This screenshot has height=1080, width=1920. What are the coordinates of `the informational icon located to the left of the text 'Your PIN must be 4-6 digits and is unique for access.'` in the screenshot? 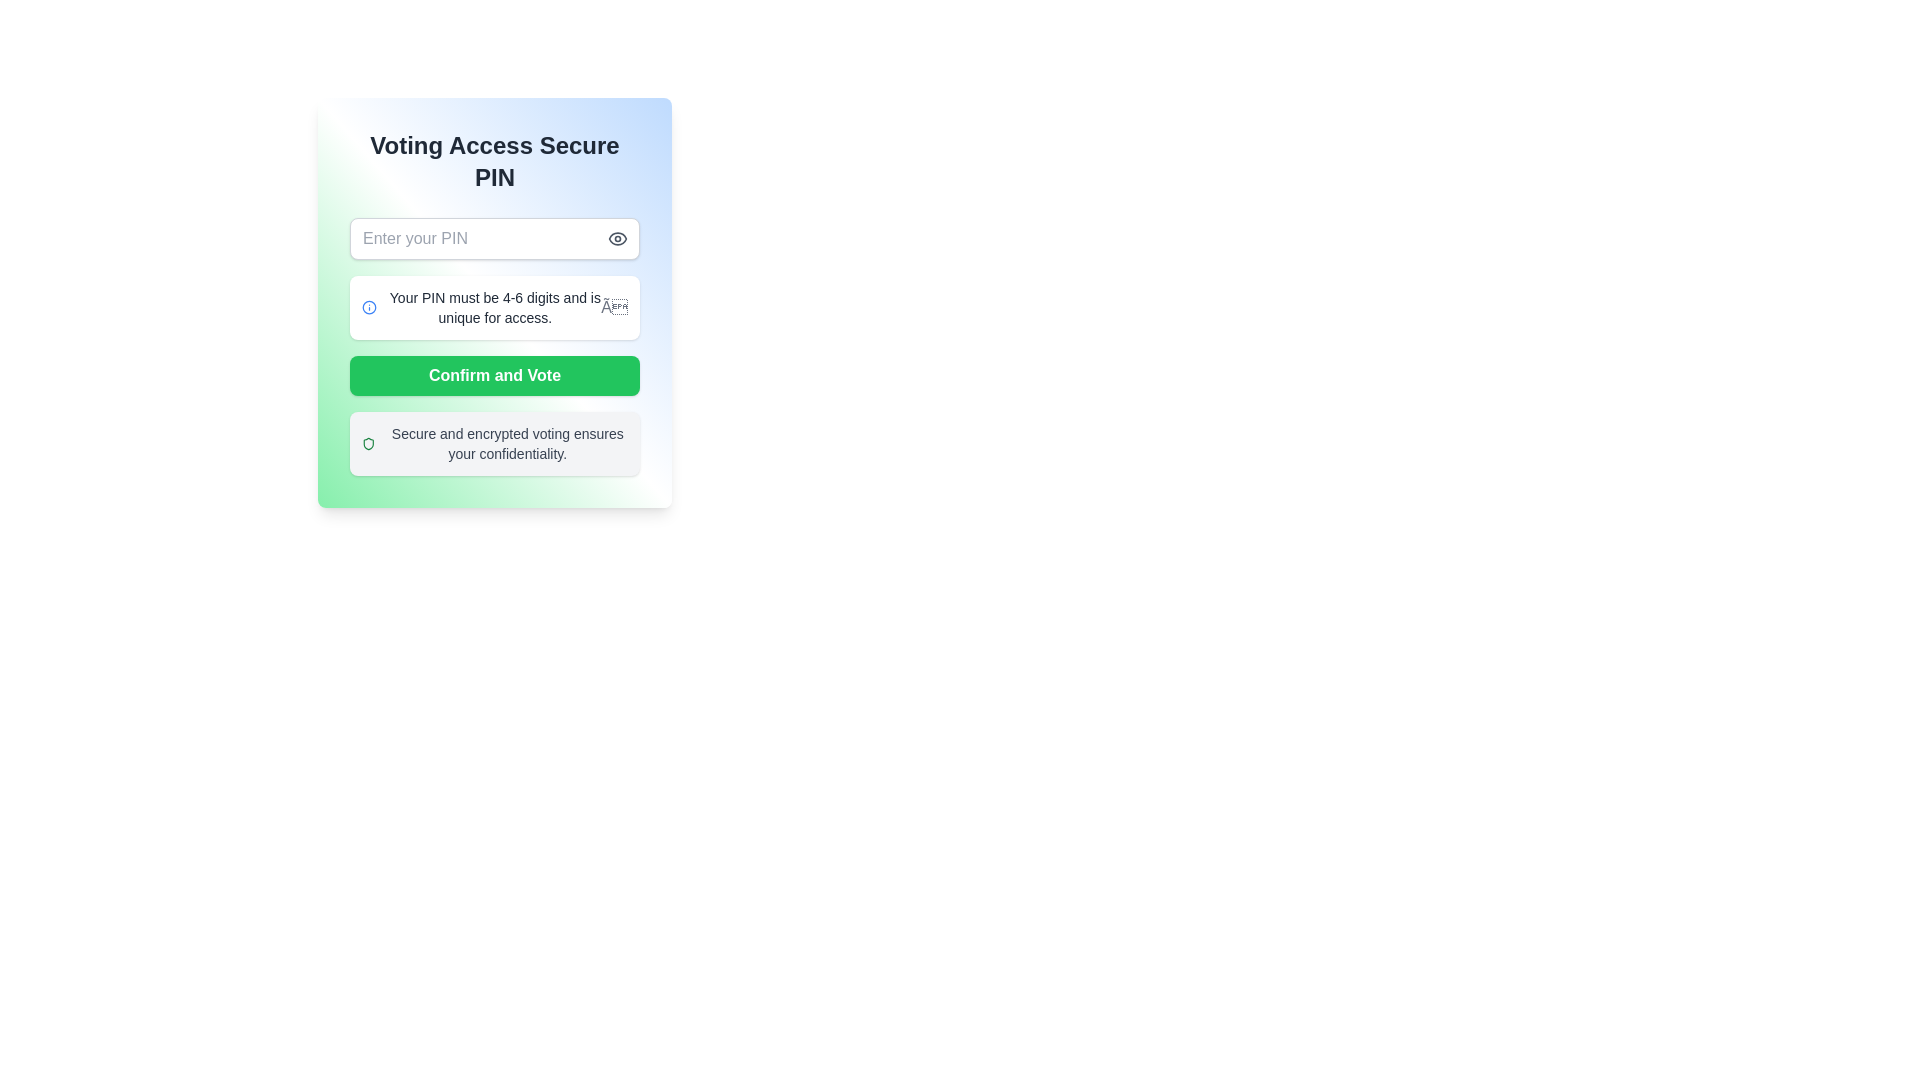 It's located at (369, 308).